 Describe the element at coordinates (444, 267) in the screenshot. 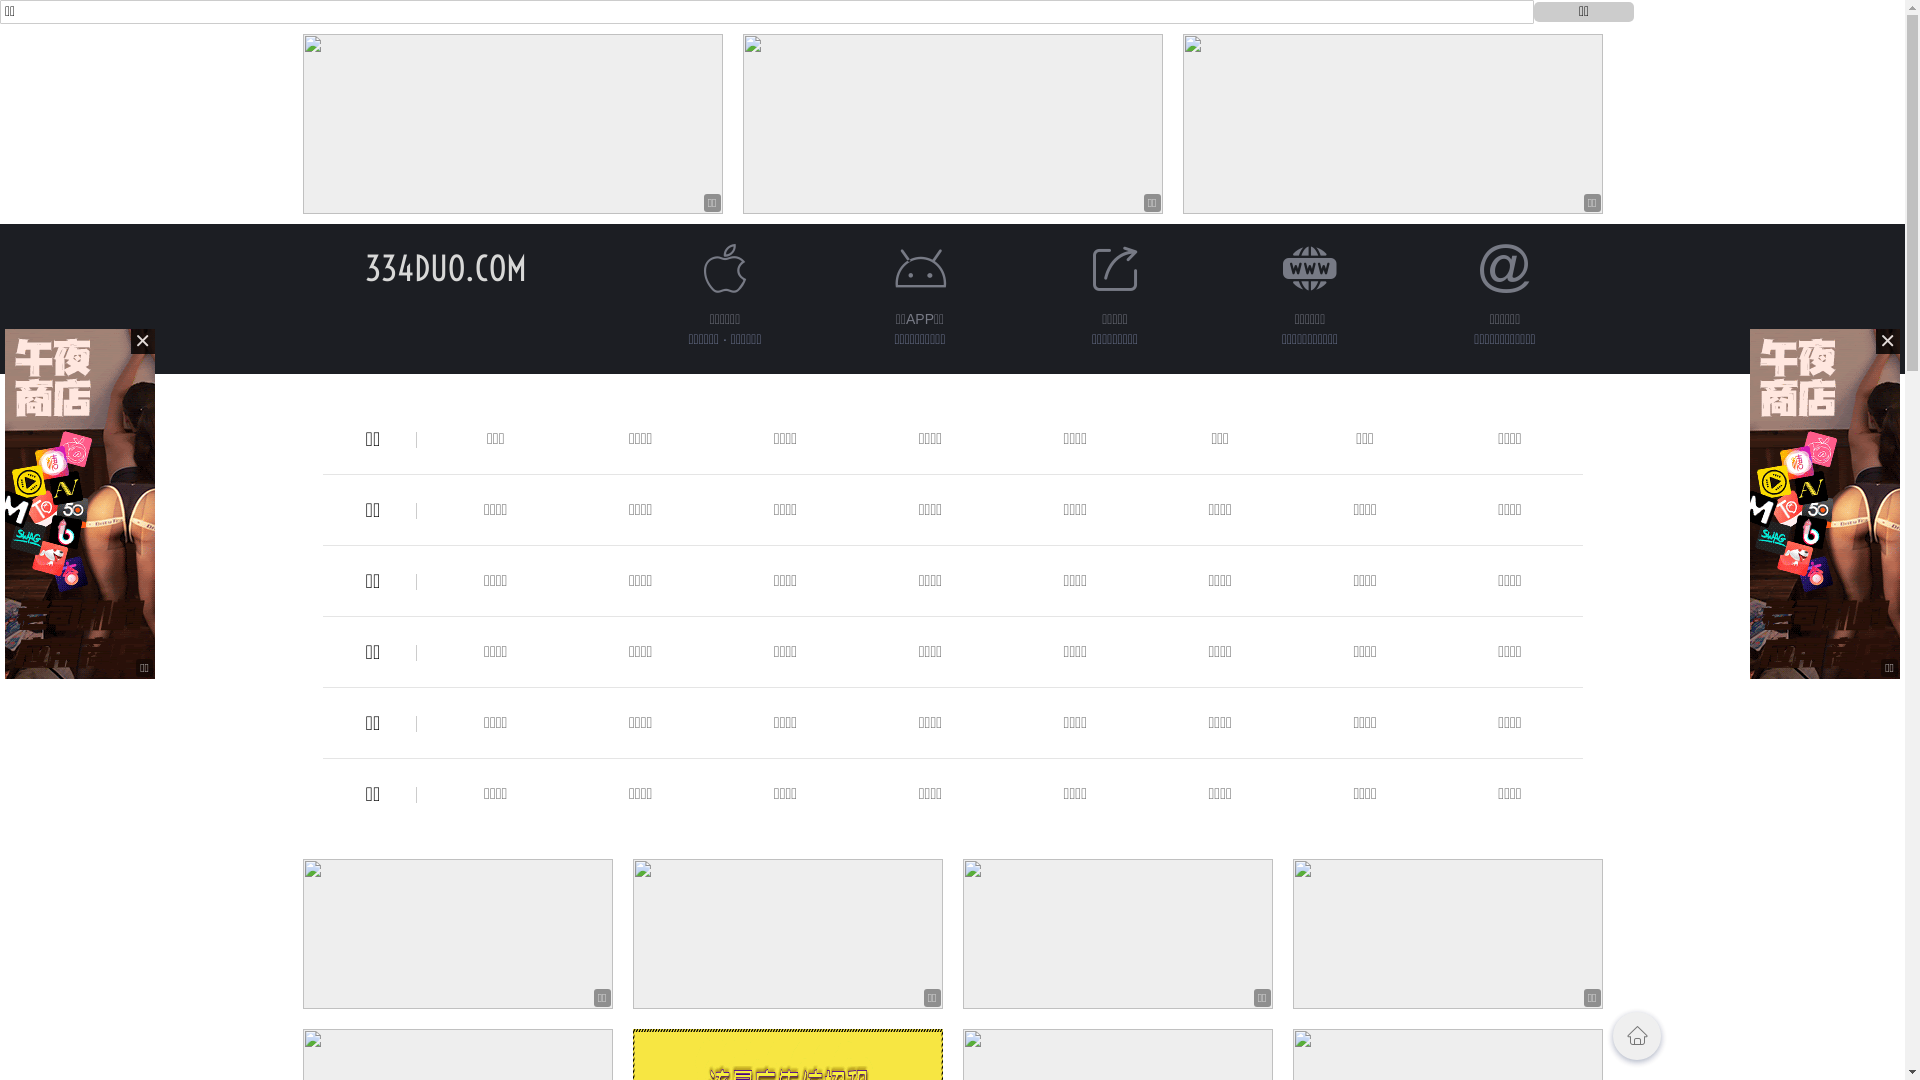

I see `'334DUO.COM'` at that location.